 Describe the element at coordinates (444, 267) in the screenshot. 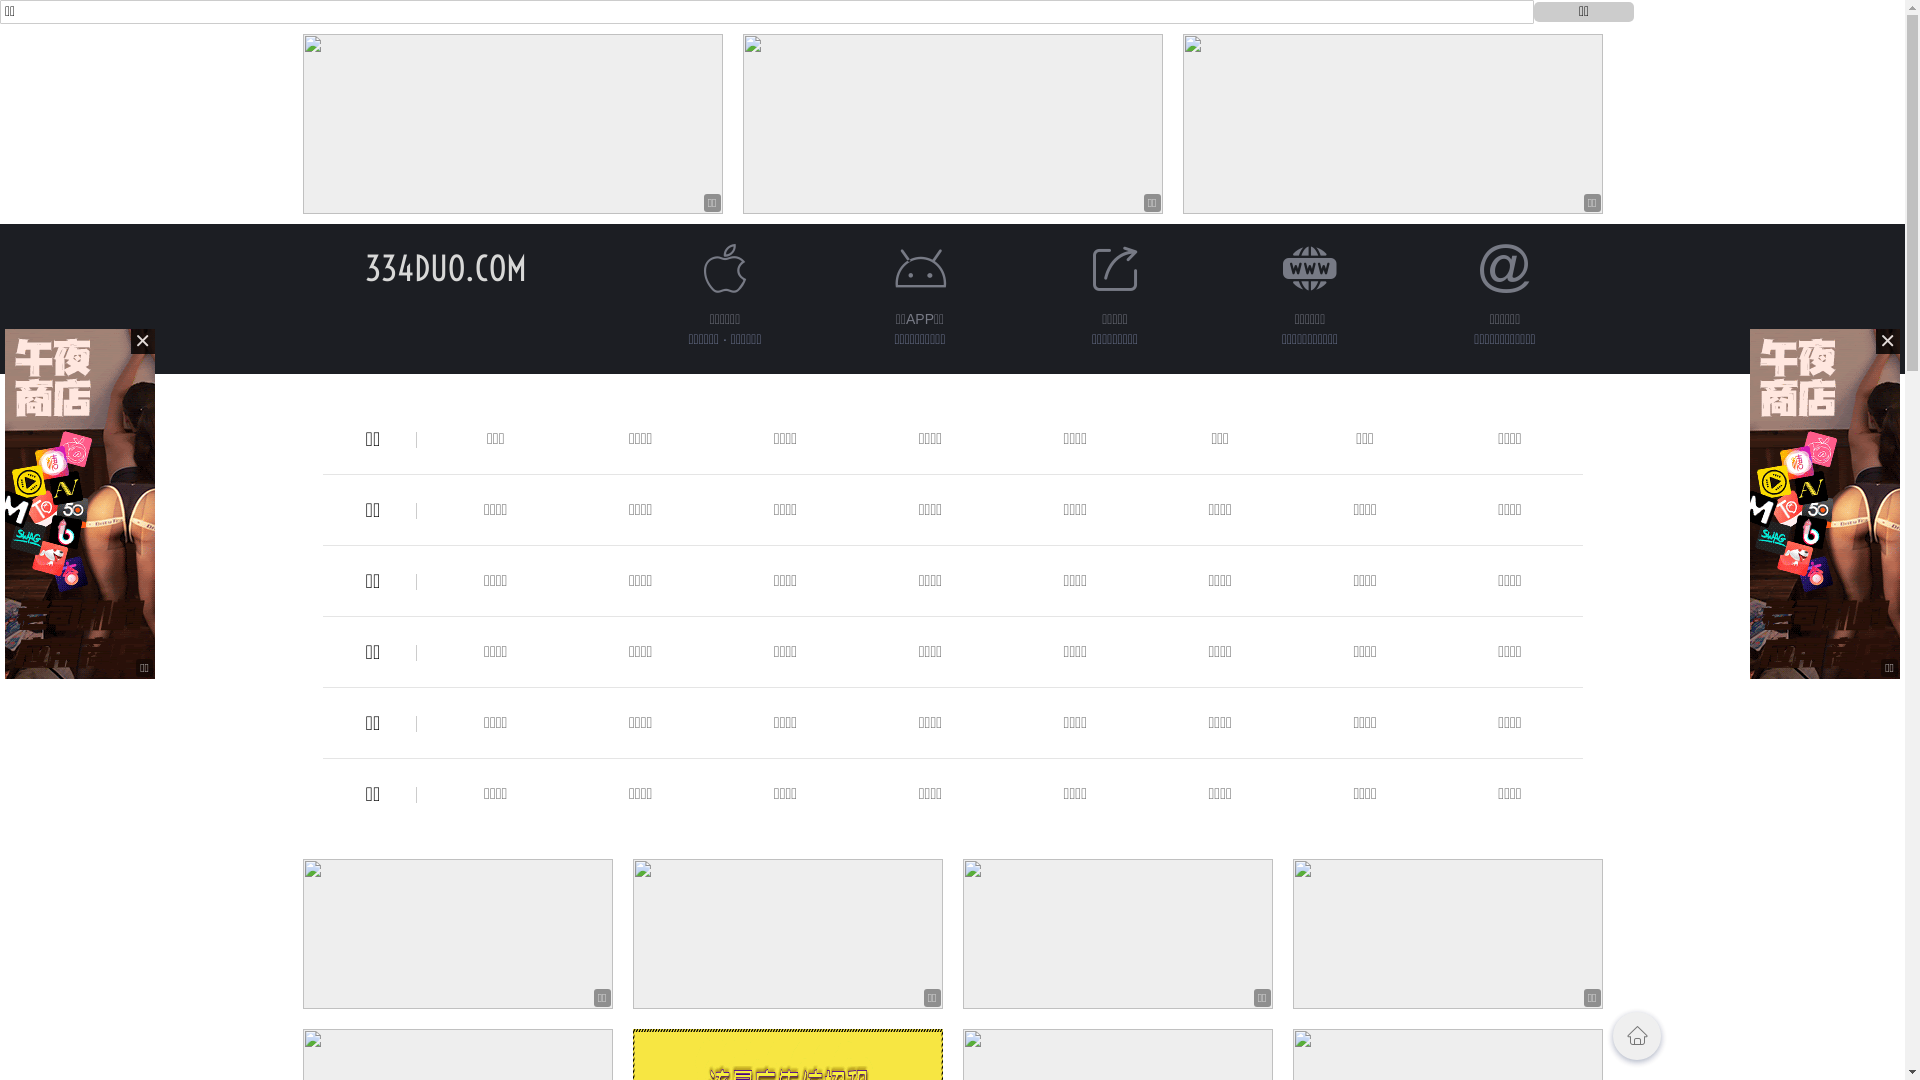

I see `'334DUO.COM'` at that location.